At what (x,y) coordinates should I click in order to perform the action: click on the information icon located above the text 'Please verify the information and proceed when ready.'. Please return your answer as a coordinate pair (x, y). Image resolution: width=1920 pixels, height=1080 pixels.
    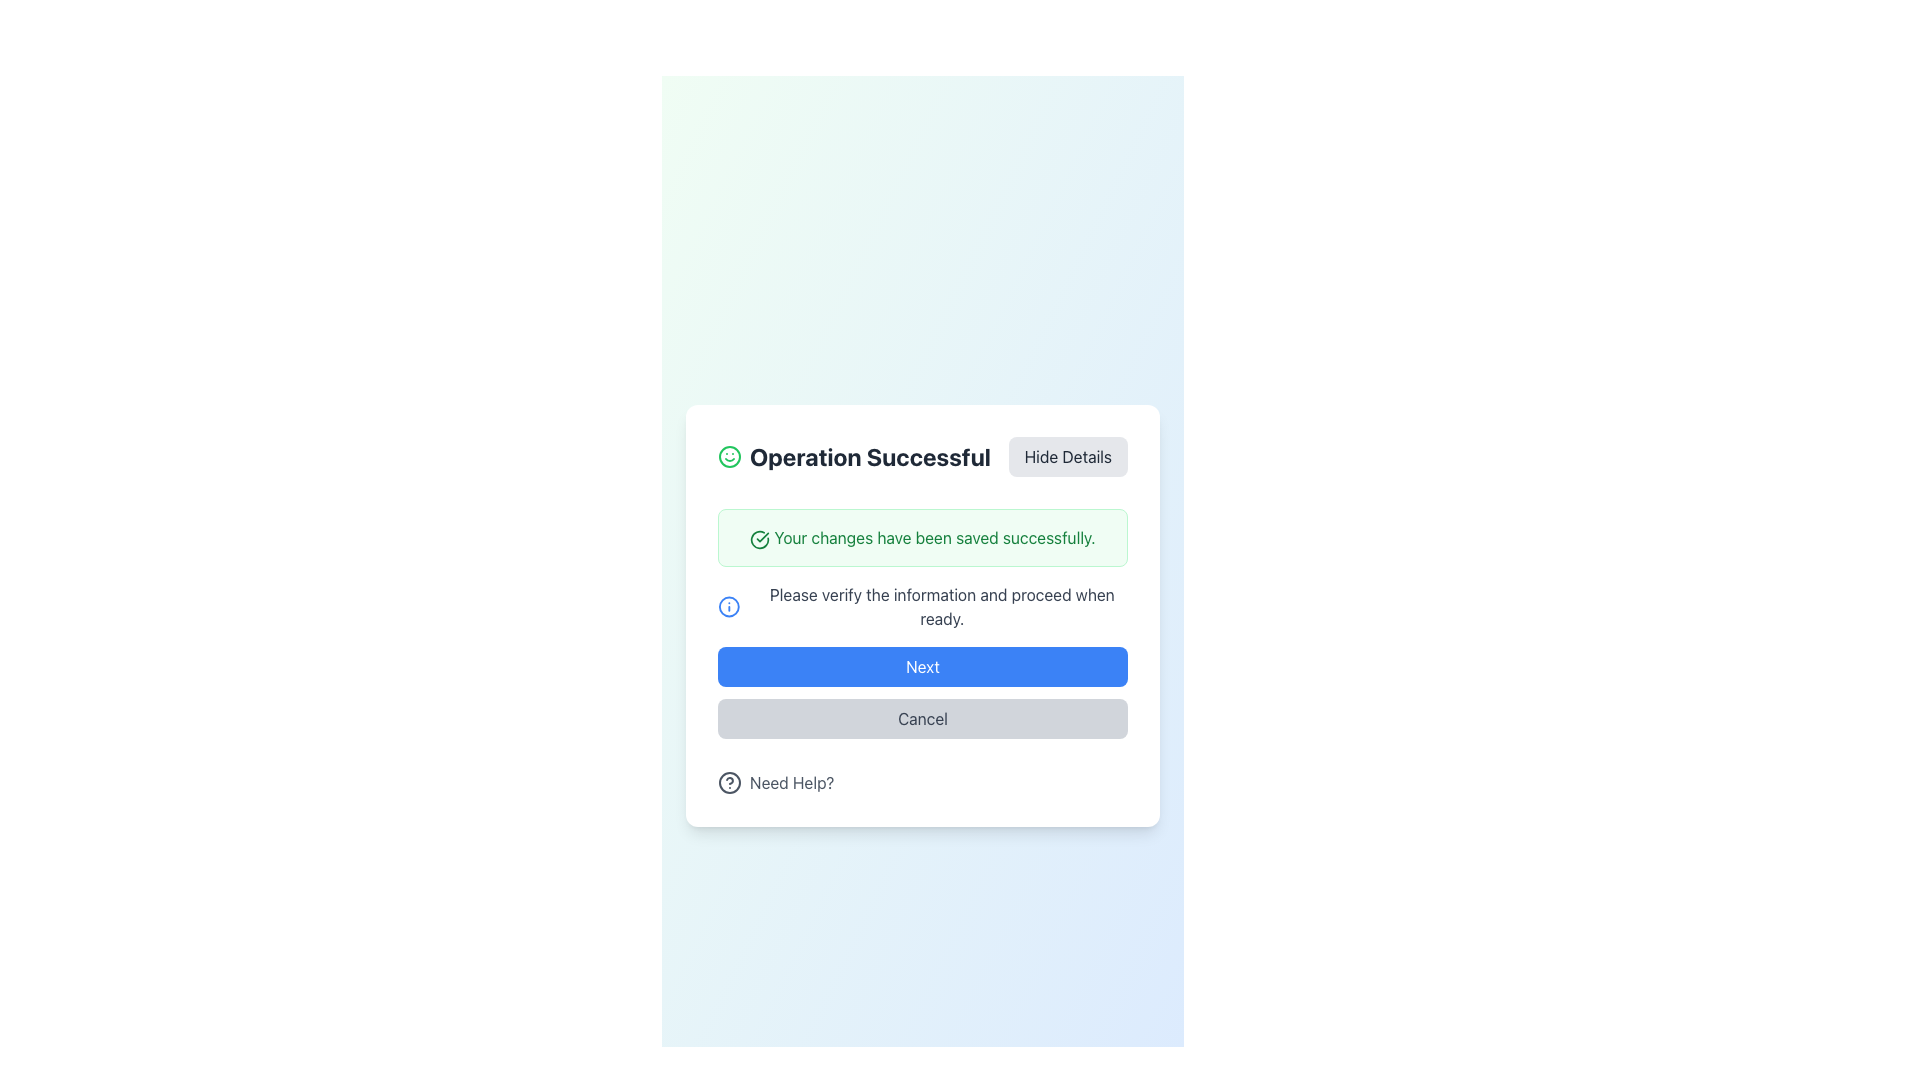
    Looking at the image, I should click on (728, 605).